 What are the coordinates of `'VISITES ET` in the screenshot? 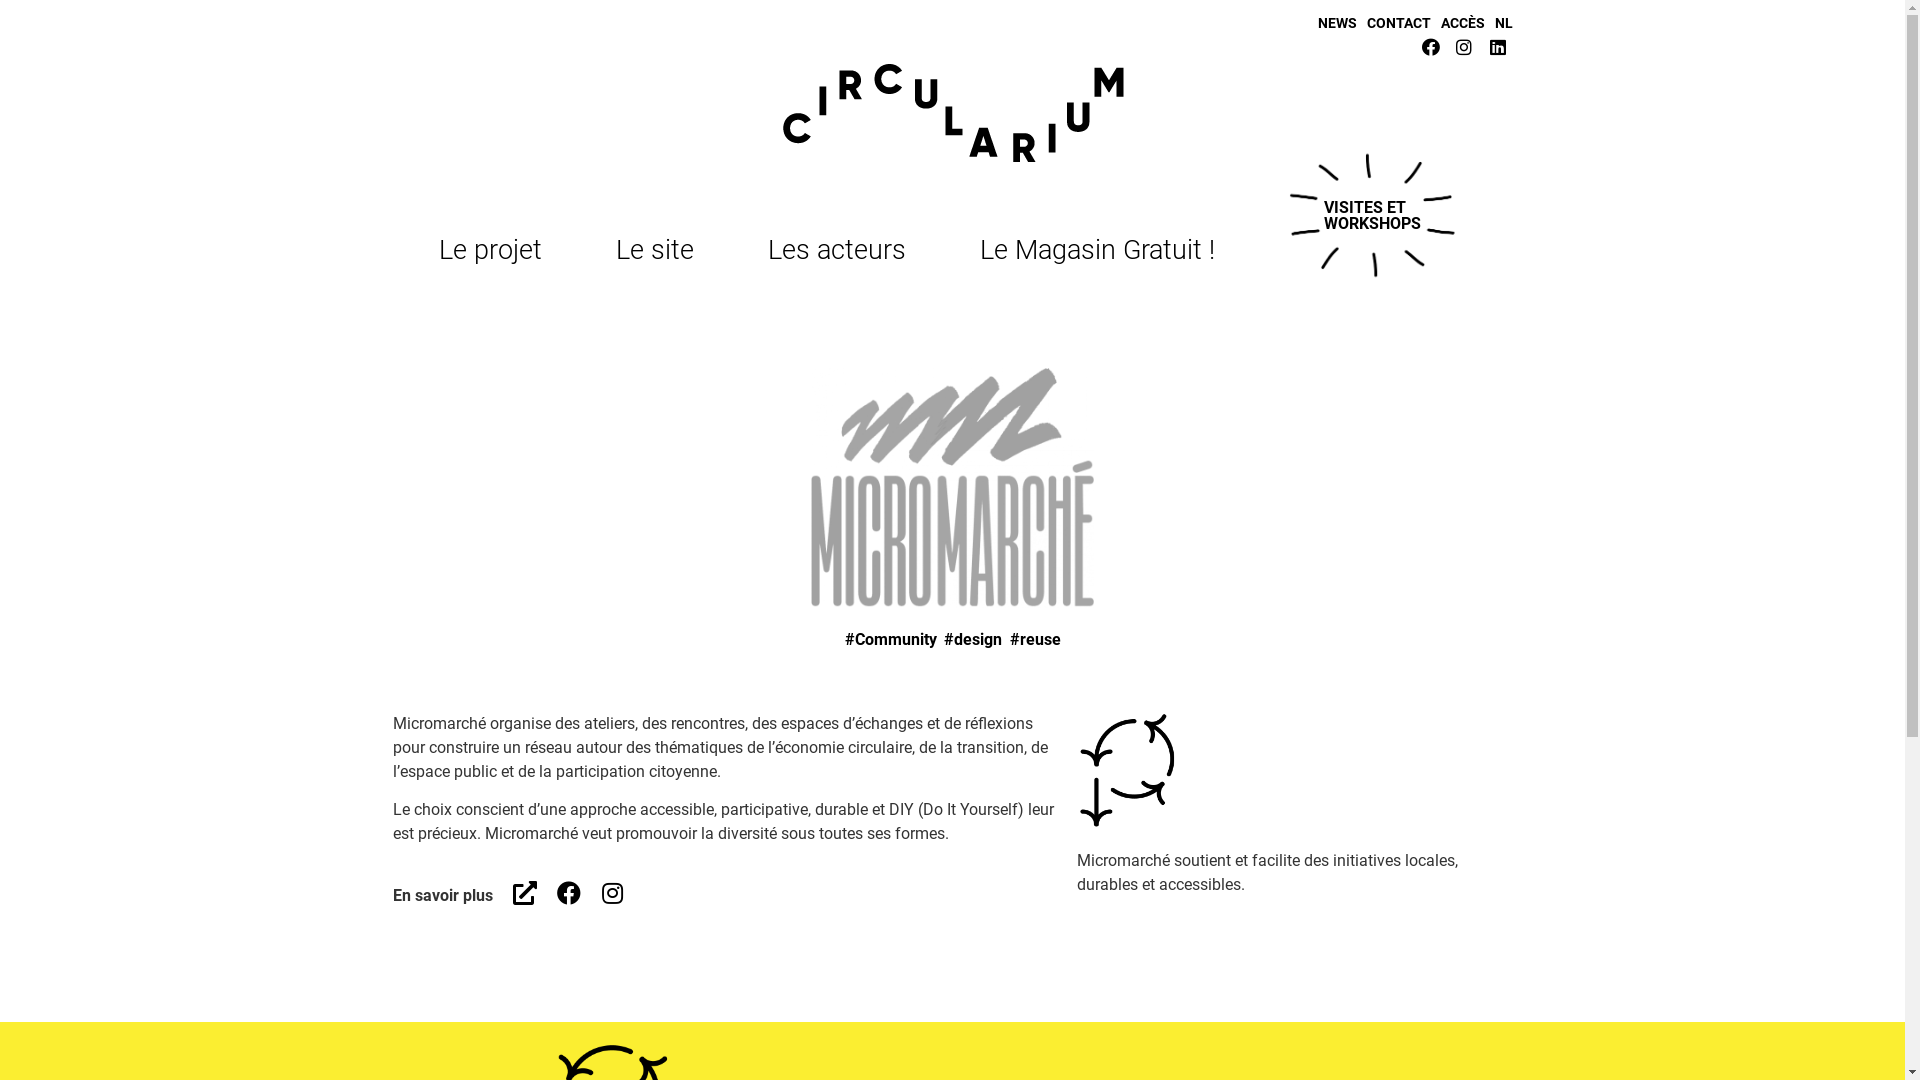 It's located at (1371, 216).